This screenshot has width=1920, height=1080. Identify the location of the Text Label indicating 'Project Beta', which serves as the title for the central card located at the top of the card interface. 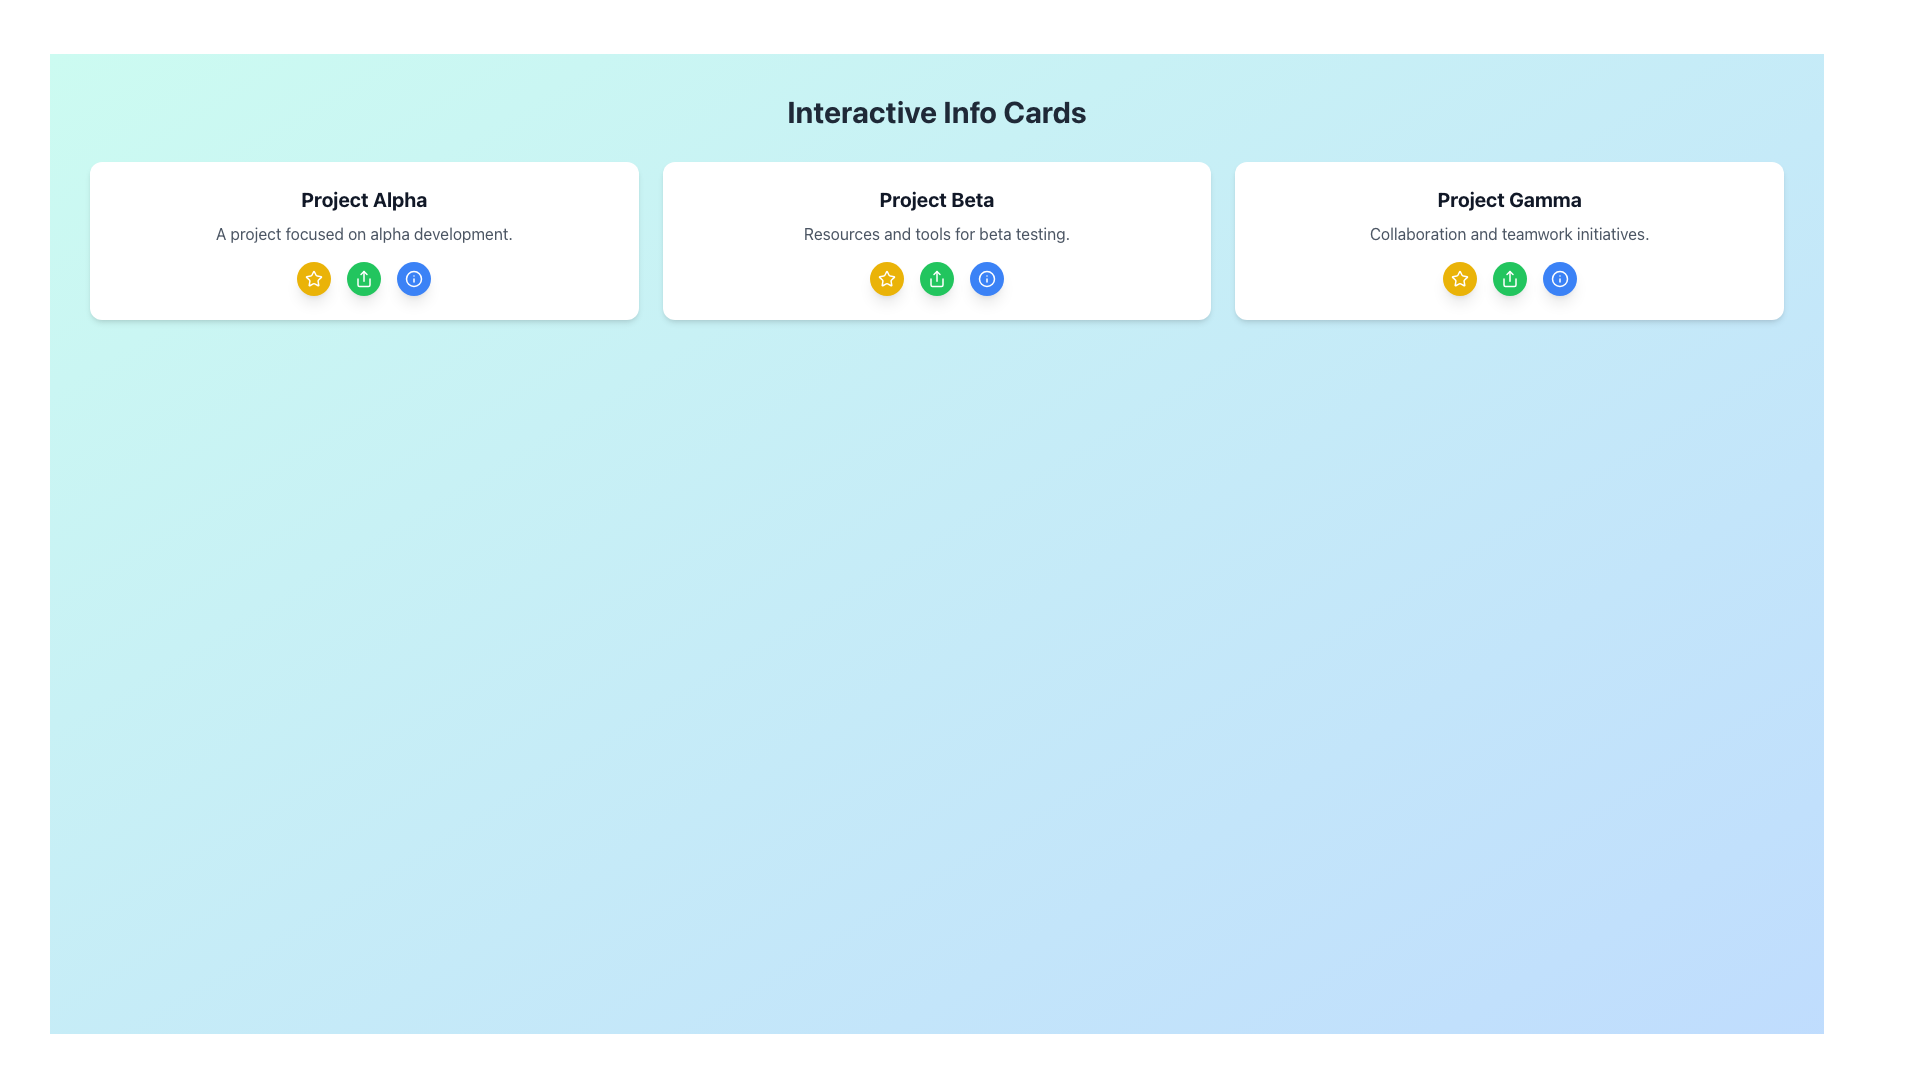
(935, 200).